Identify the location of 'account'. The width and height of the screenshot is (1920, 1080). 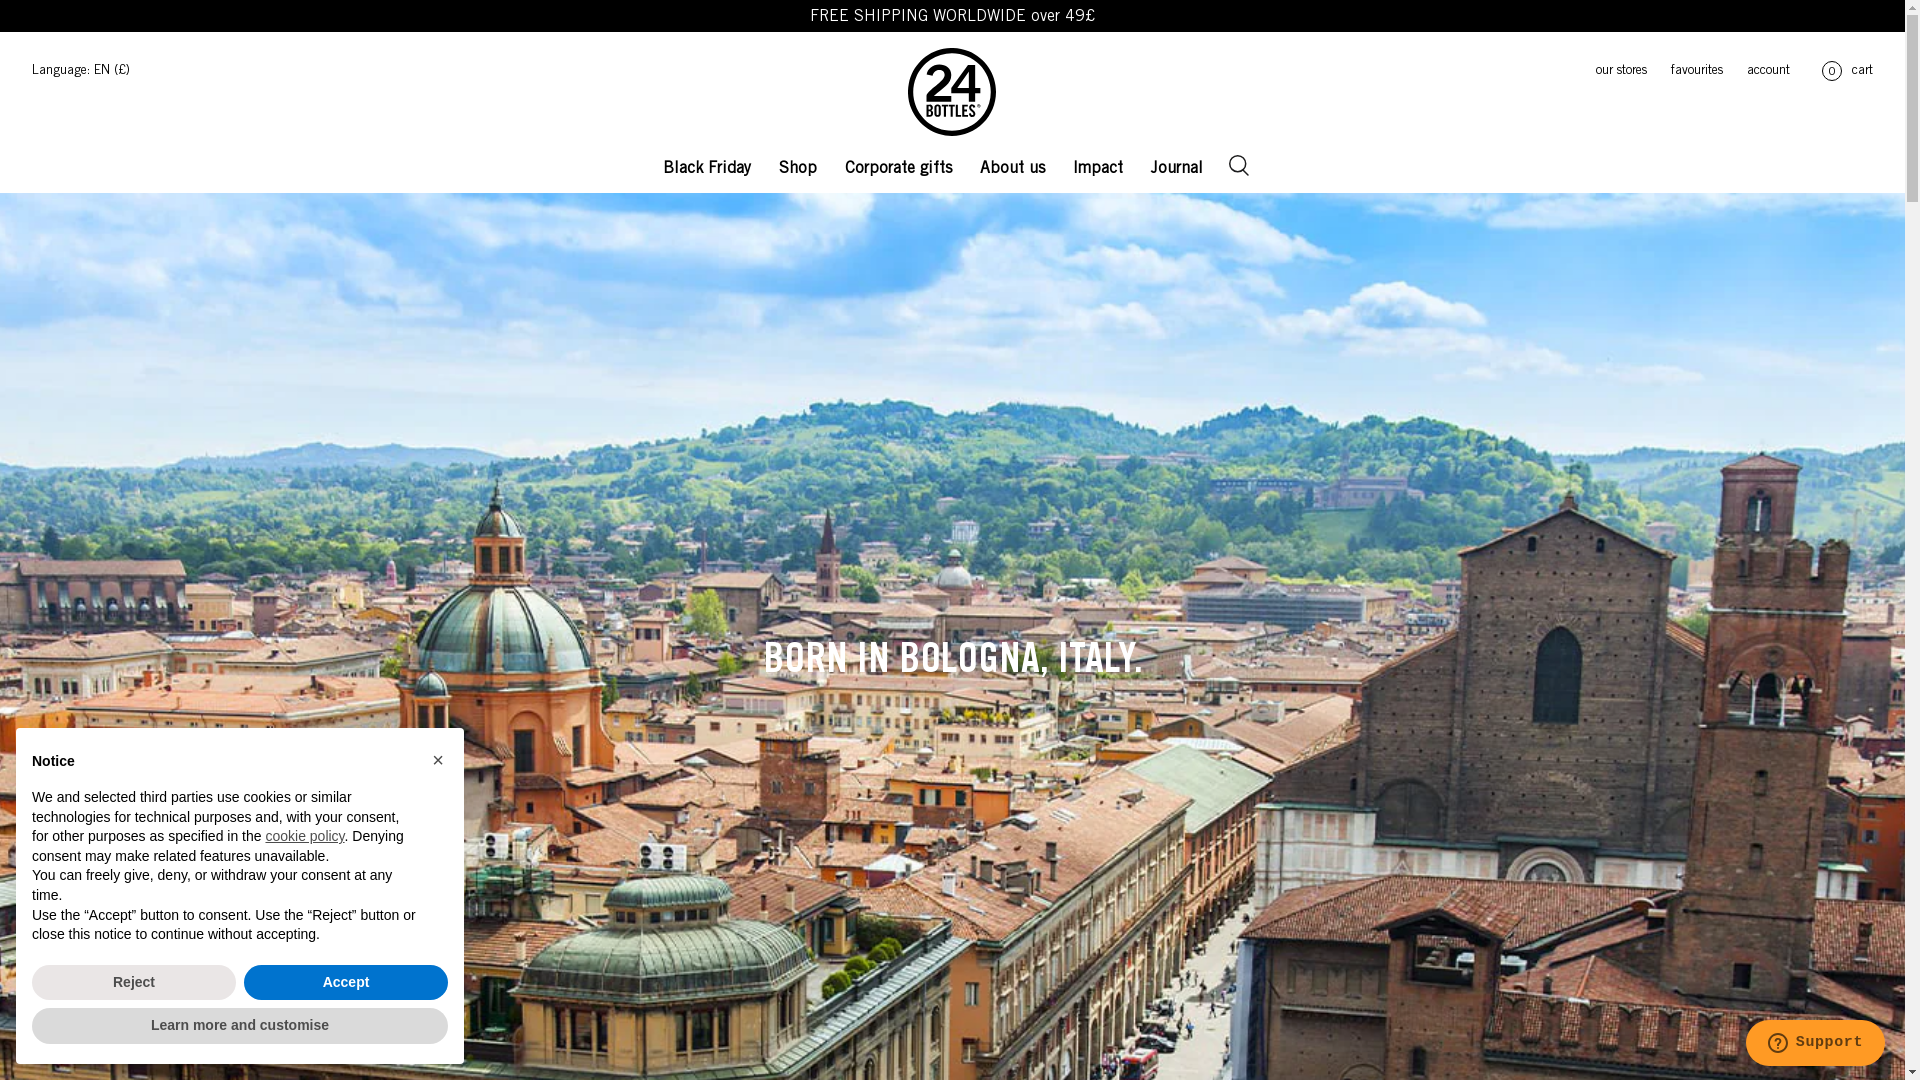
(1722, 71).